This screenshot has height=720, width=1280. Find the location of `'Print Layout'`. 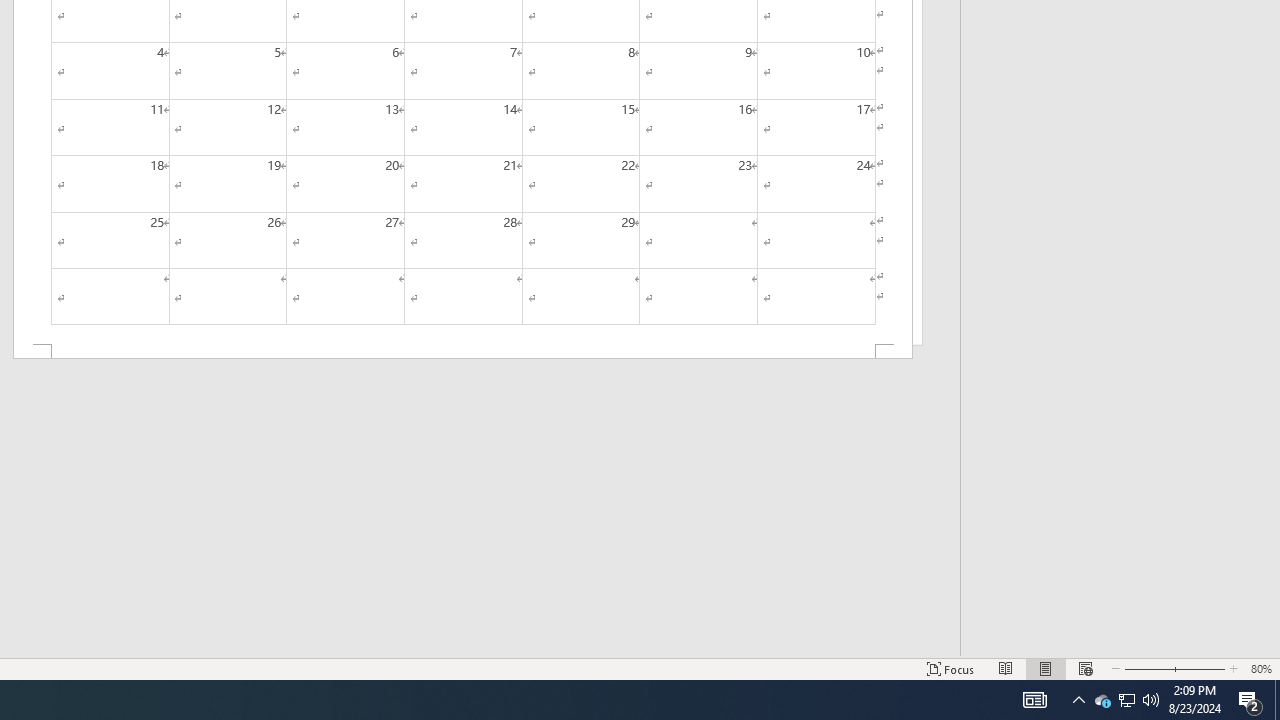

'Print Layout' is located at coordinates (1045, 669).